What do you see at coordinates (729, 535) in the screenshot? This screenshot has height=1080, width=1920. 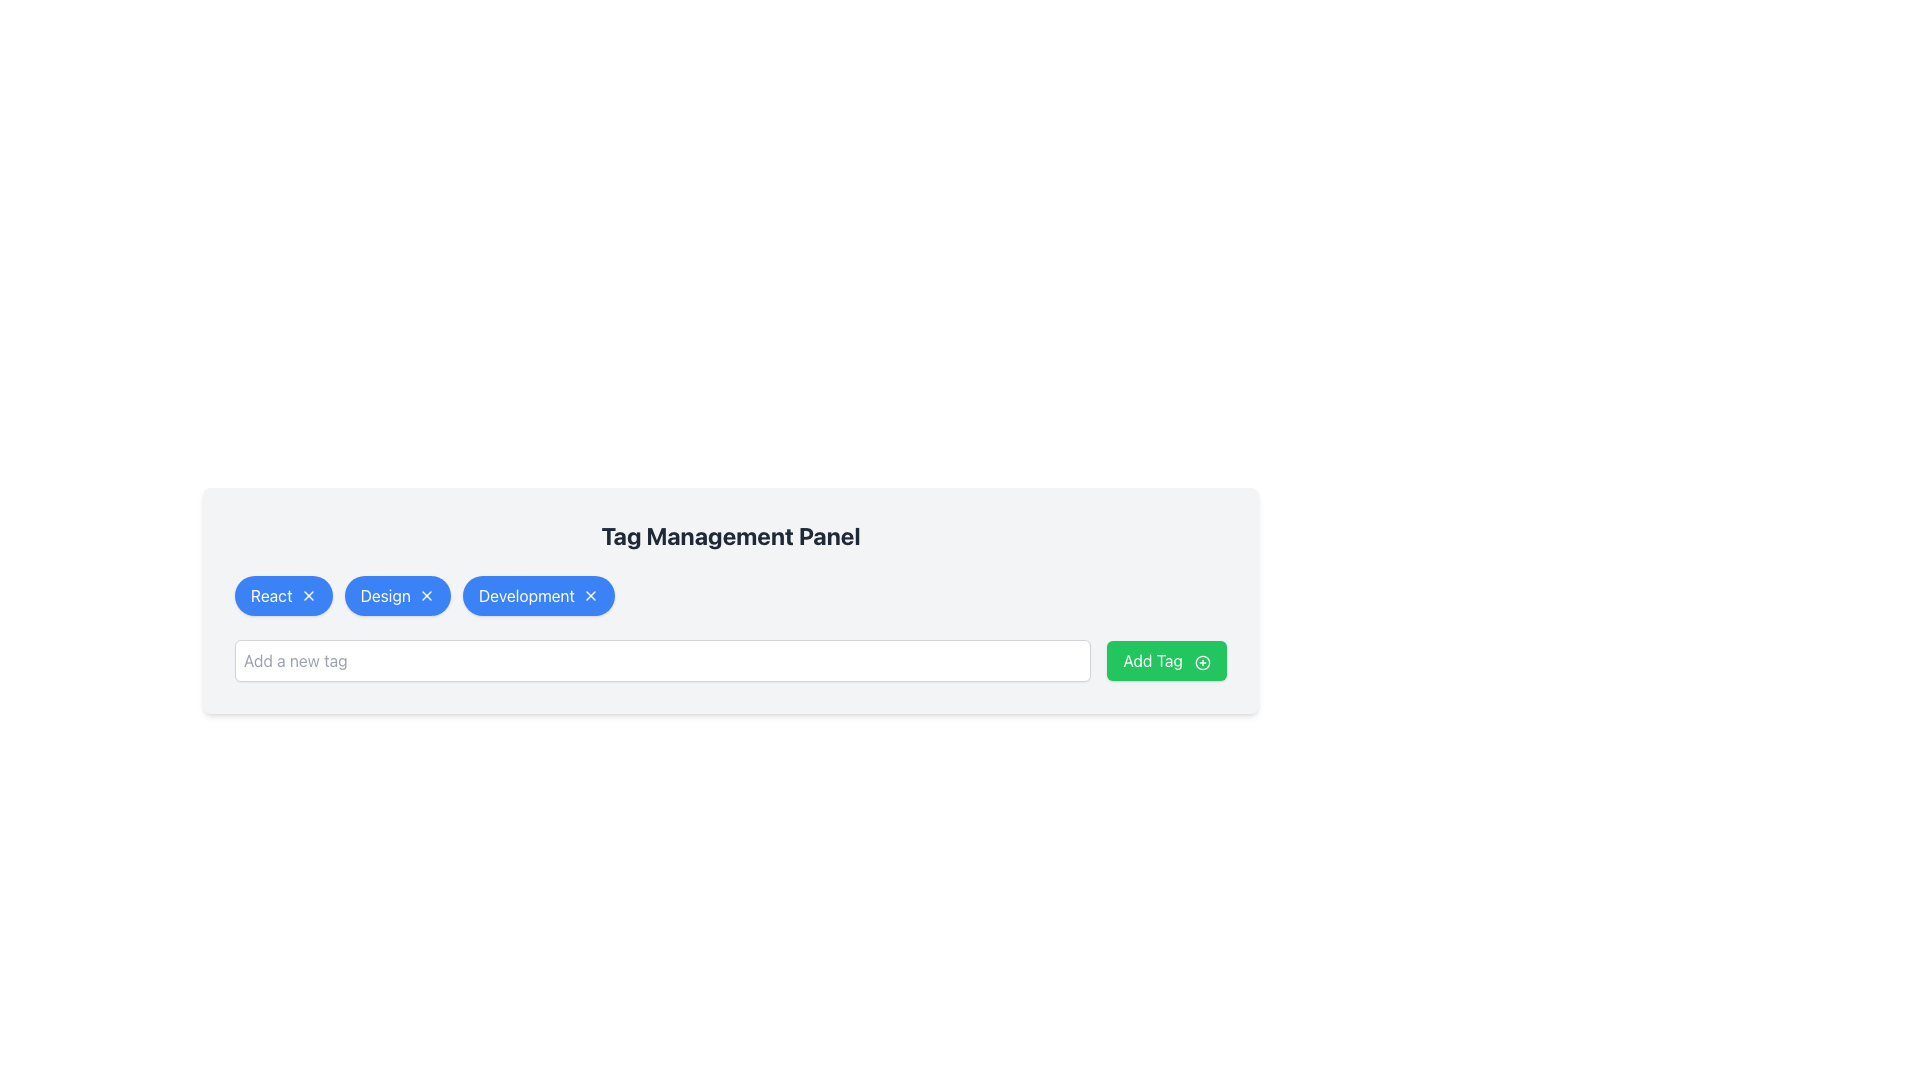 I see `the Text heading element that serves as the title for the tag management interface, which is centrally positioned within a rounded rectangular area with a light gray background` at bounding box center [729, 535].